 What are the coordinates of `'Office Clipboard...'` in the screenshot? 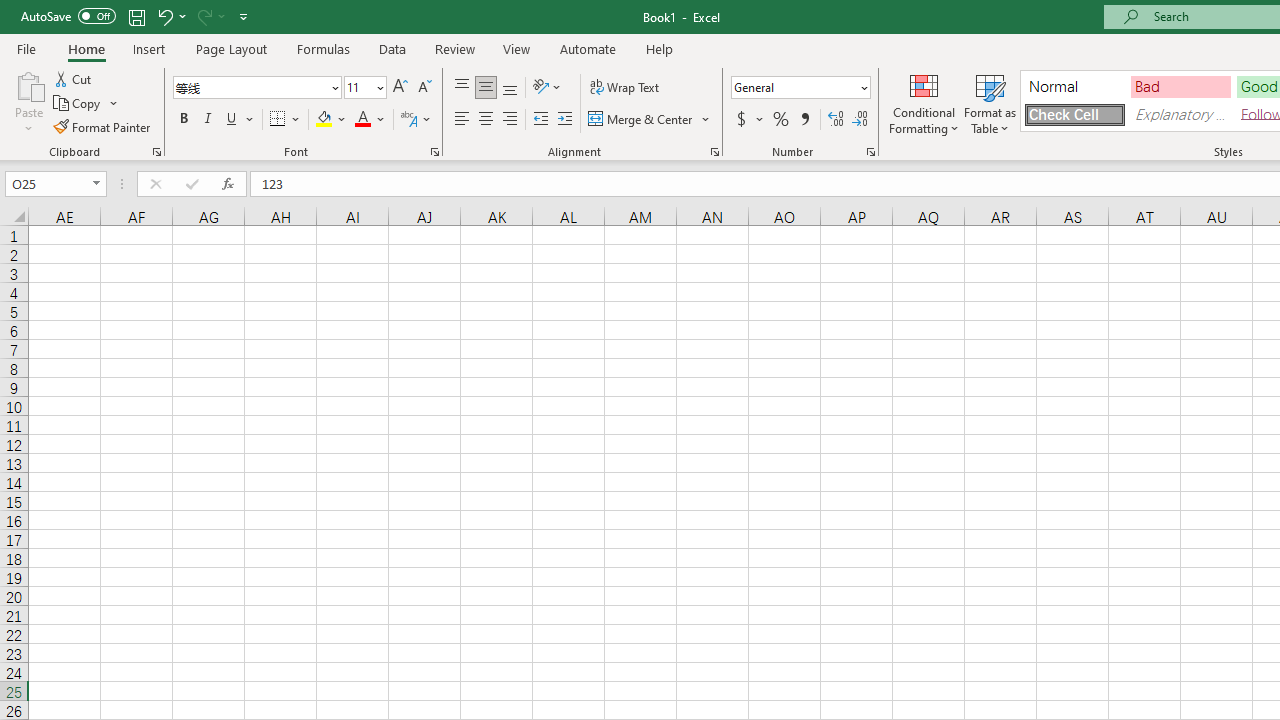 It's located at (155, 150).